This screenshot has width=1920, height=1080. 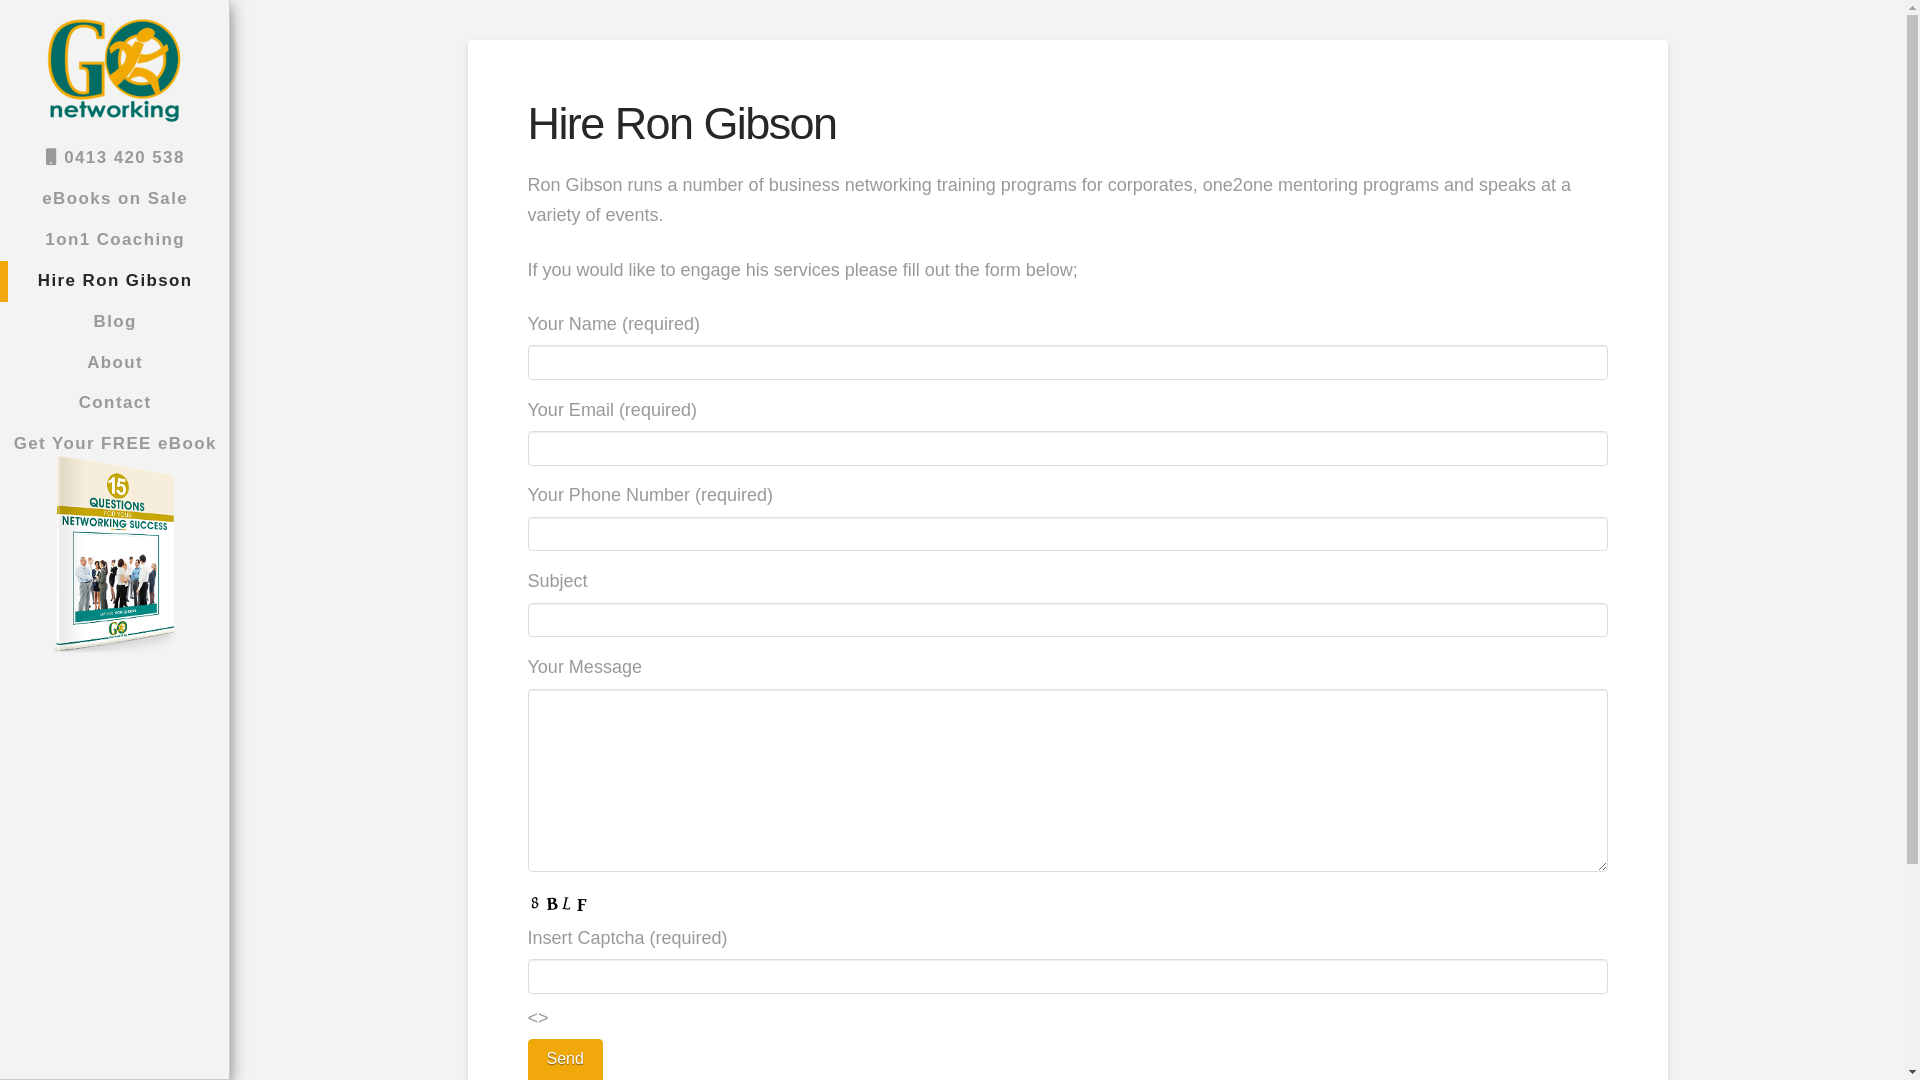 What do you see at coordinates (113, 157) in the screenshot?
I see `'0413 420 538'` at bounding box center [113, 157].